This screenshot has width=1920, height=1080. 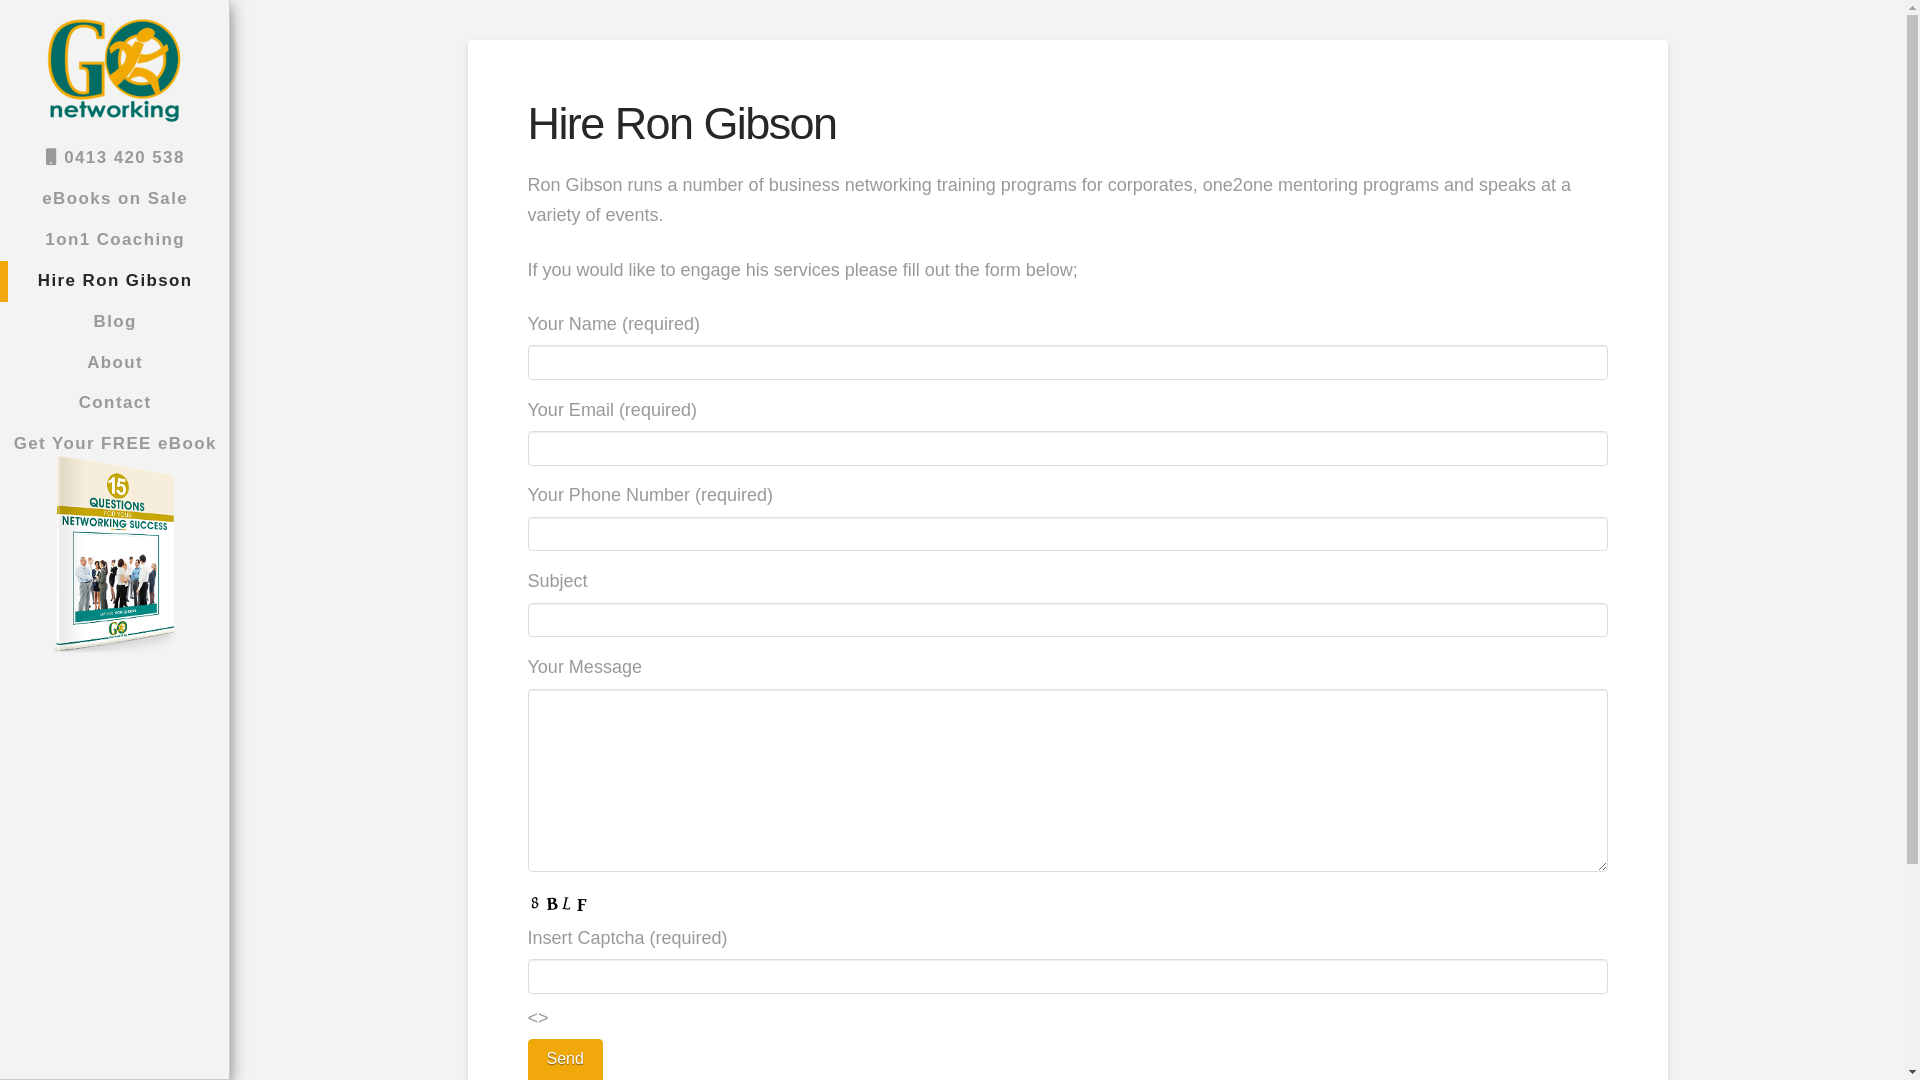 What do you see at coordinates (113, 157) in the screenshot?
I see `'0413 420 538'` at bounding box center [113, 157].